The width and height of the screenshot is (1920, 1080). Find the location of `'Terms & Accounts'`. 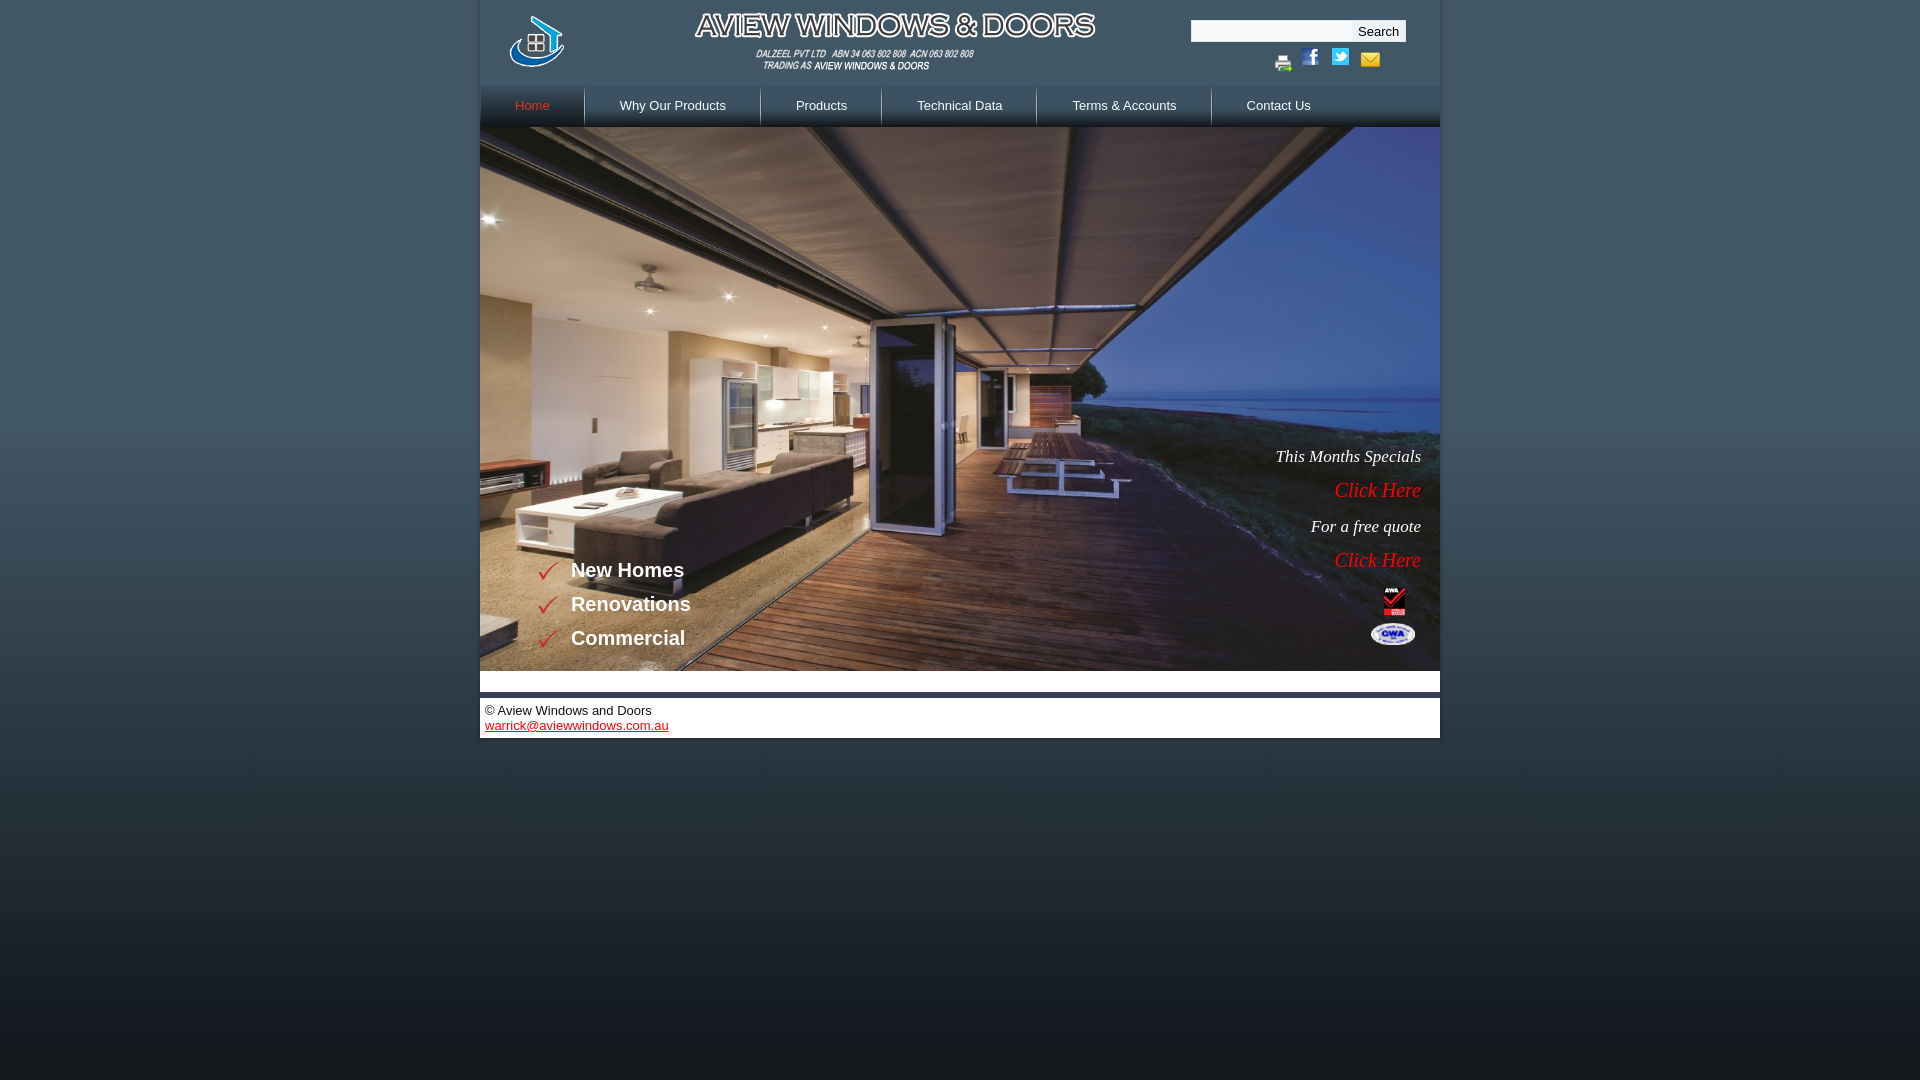

'Terms & Accounts' is located at coordinates (1123, 105).